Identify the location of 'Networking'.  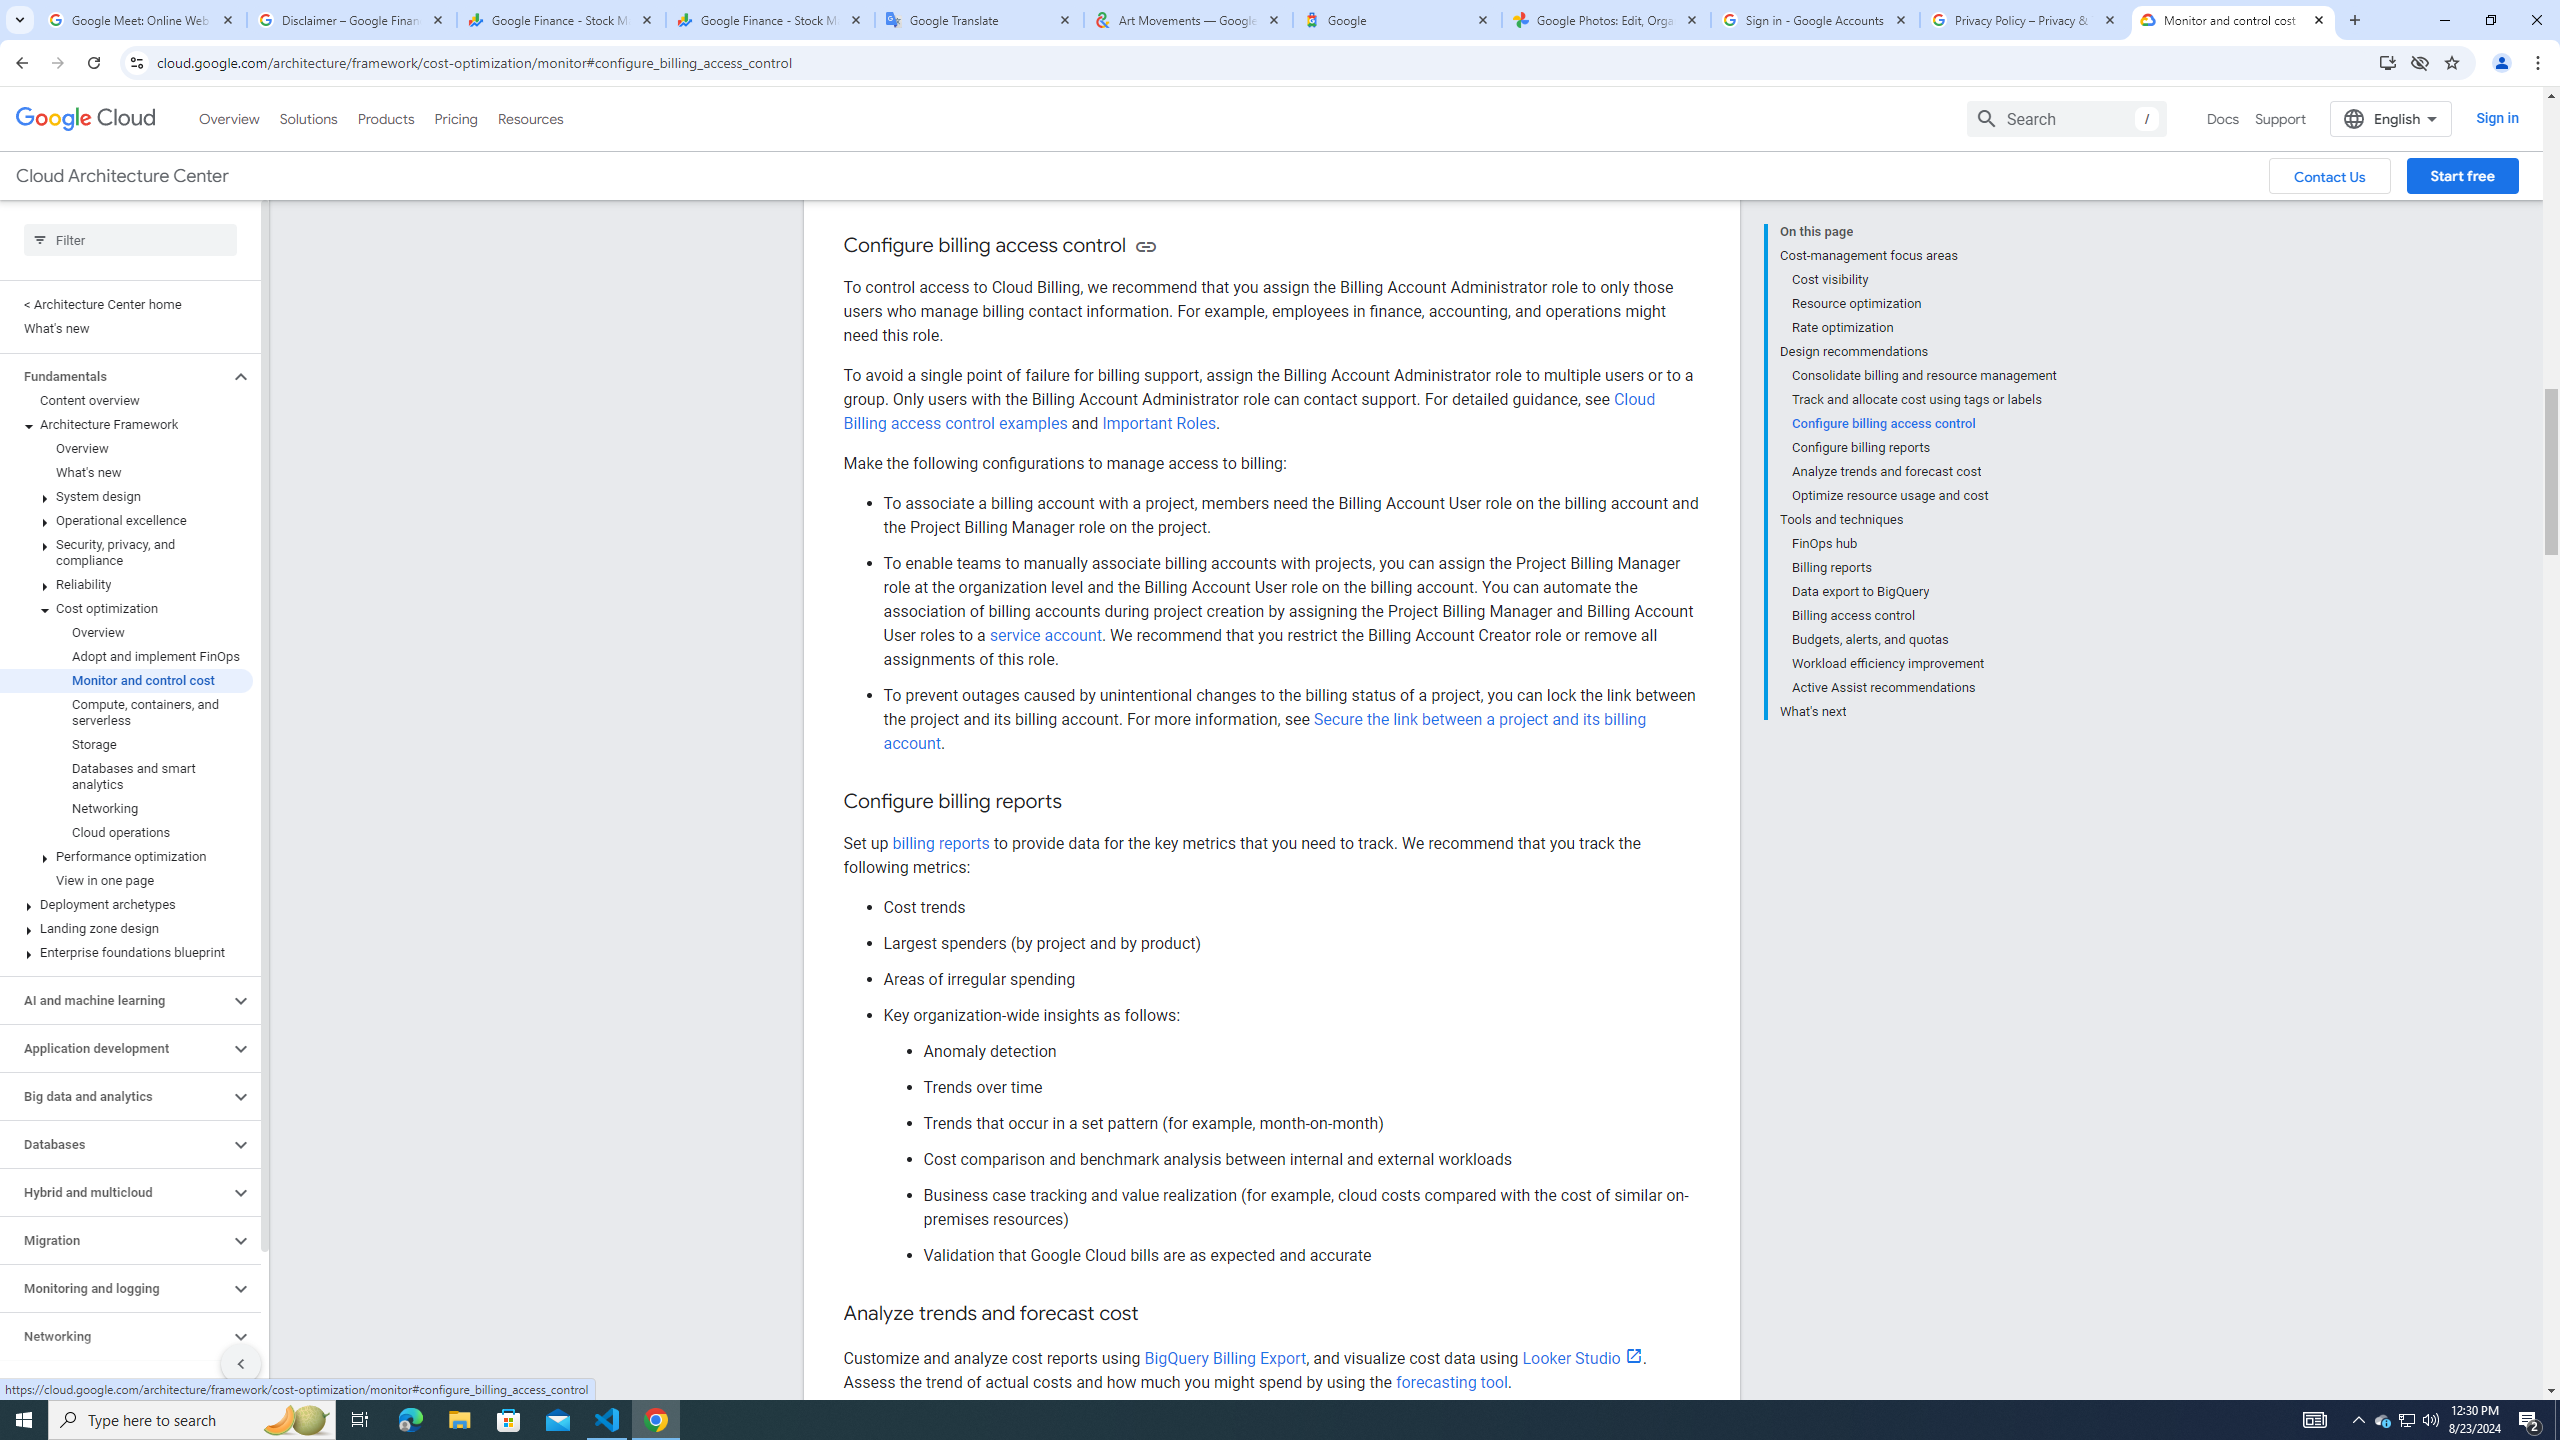
(113, 1336).